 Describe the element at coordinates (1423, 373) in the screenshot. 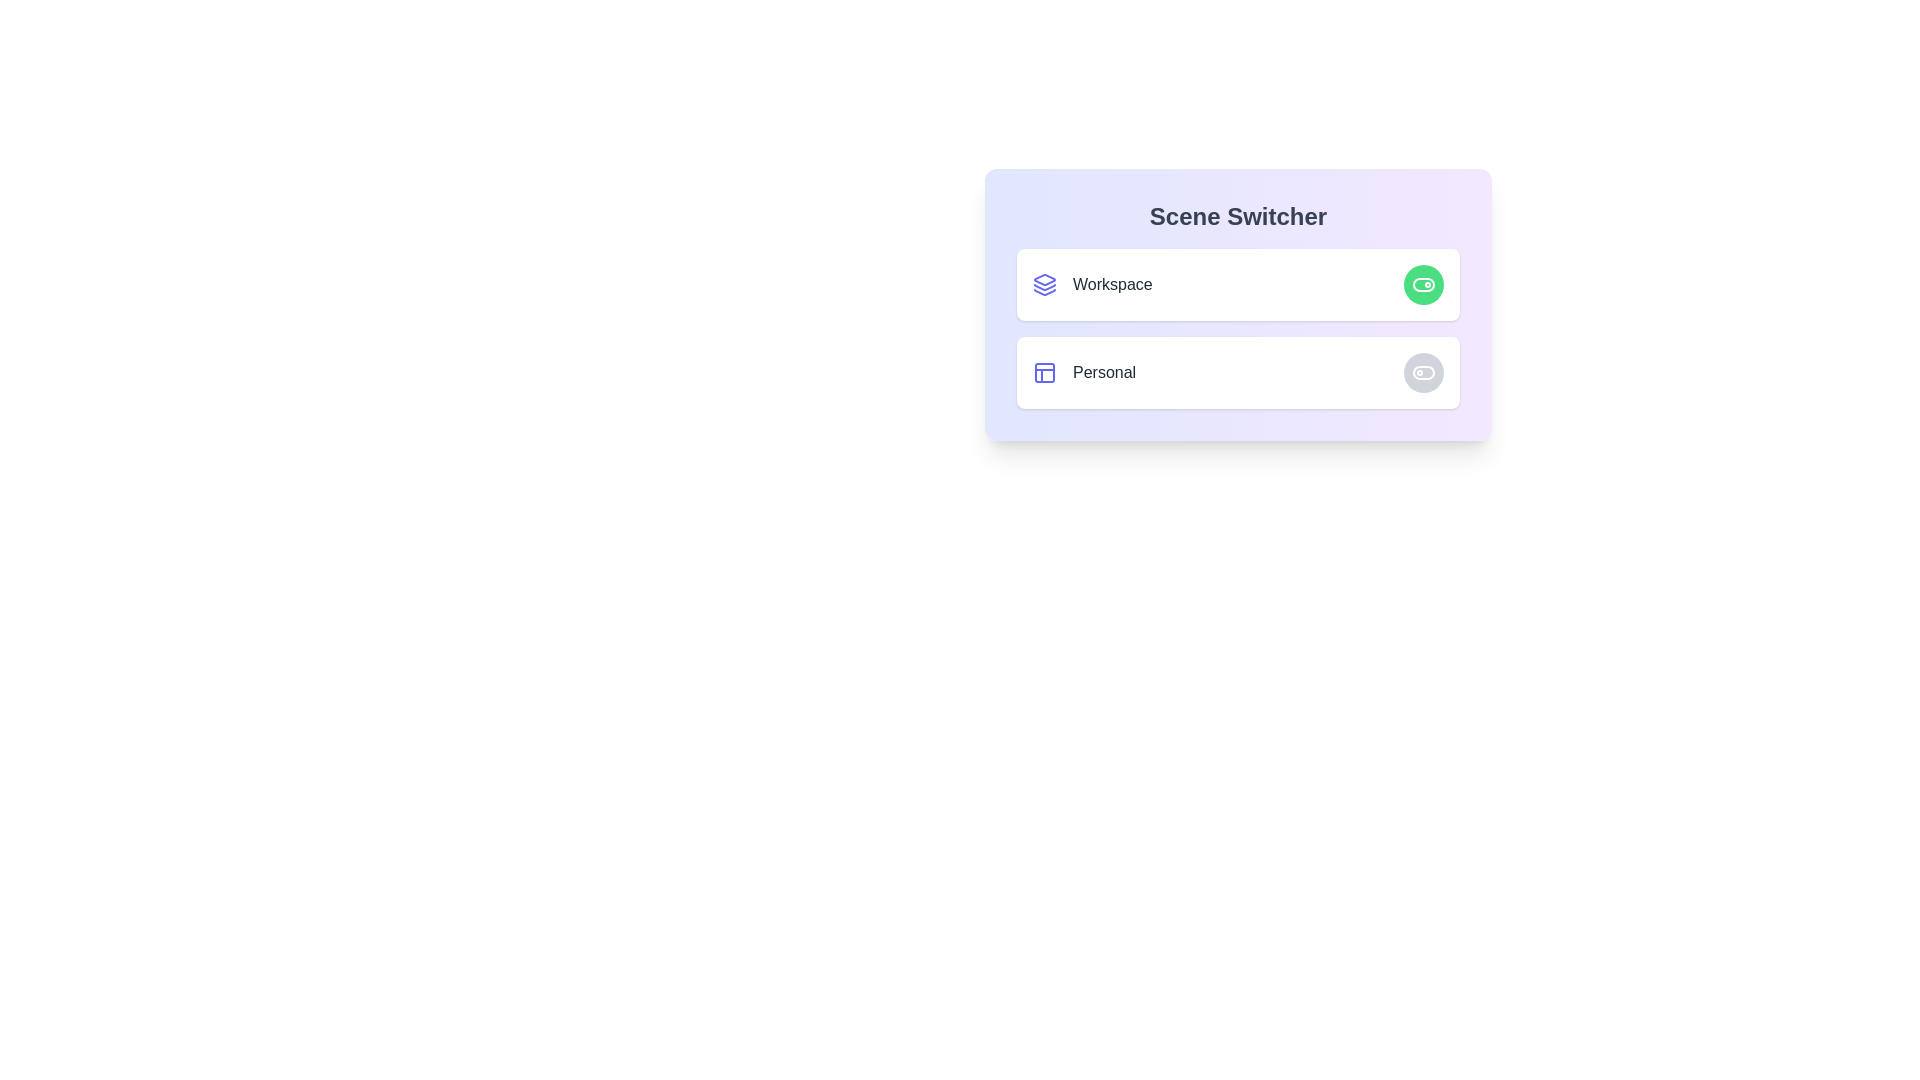

I see `the toggle switch with a rounded shape and gray background located in the 'Scene Switcher' card, far right of the row labeled 'Personal'` at that location.